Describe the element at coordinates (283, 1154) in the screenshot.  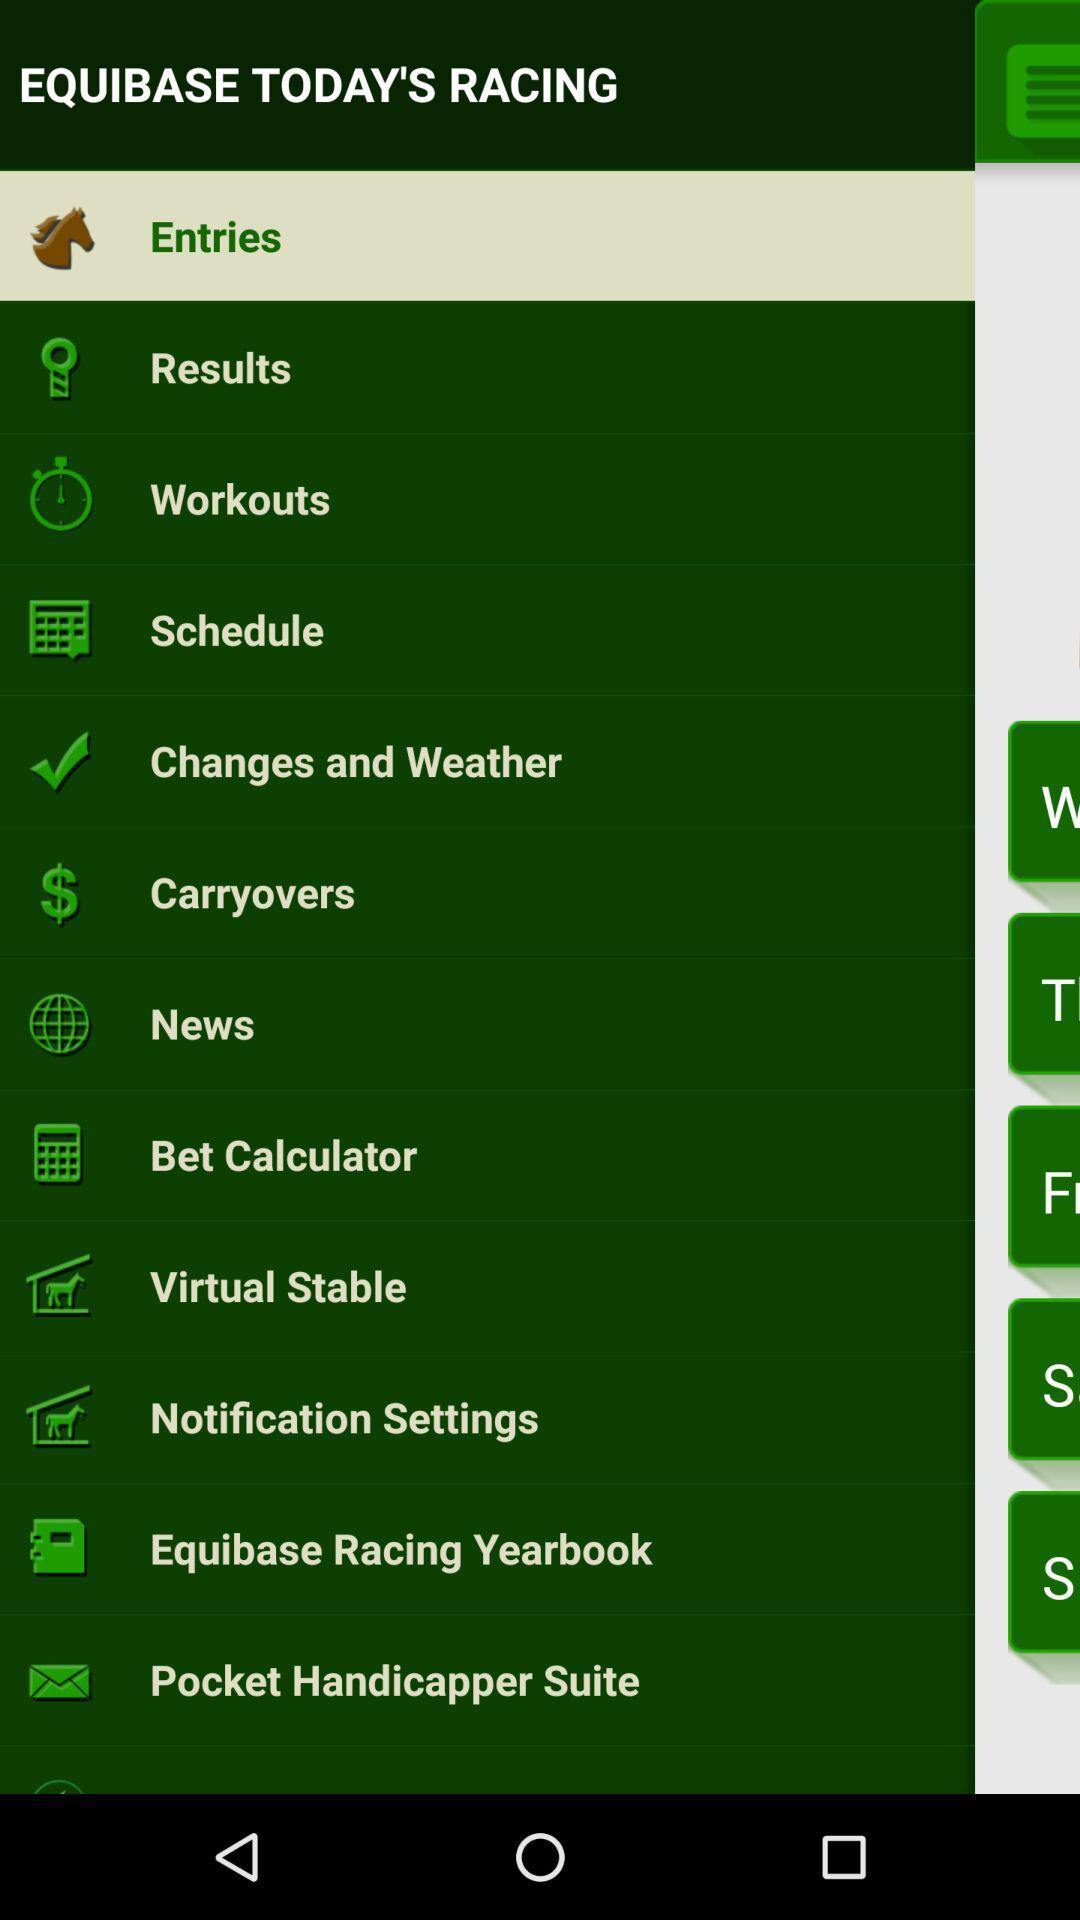
I see `icon next to friday, mar 31` at that location.